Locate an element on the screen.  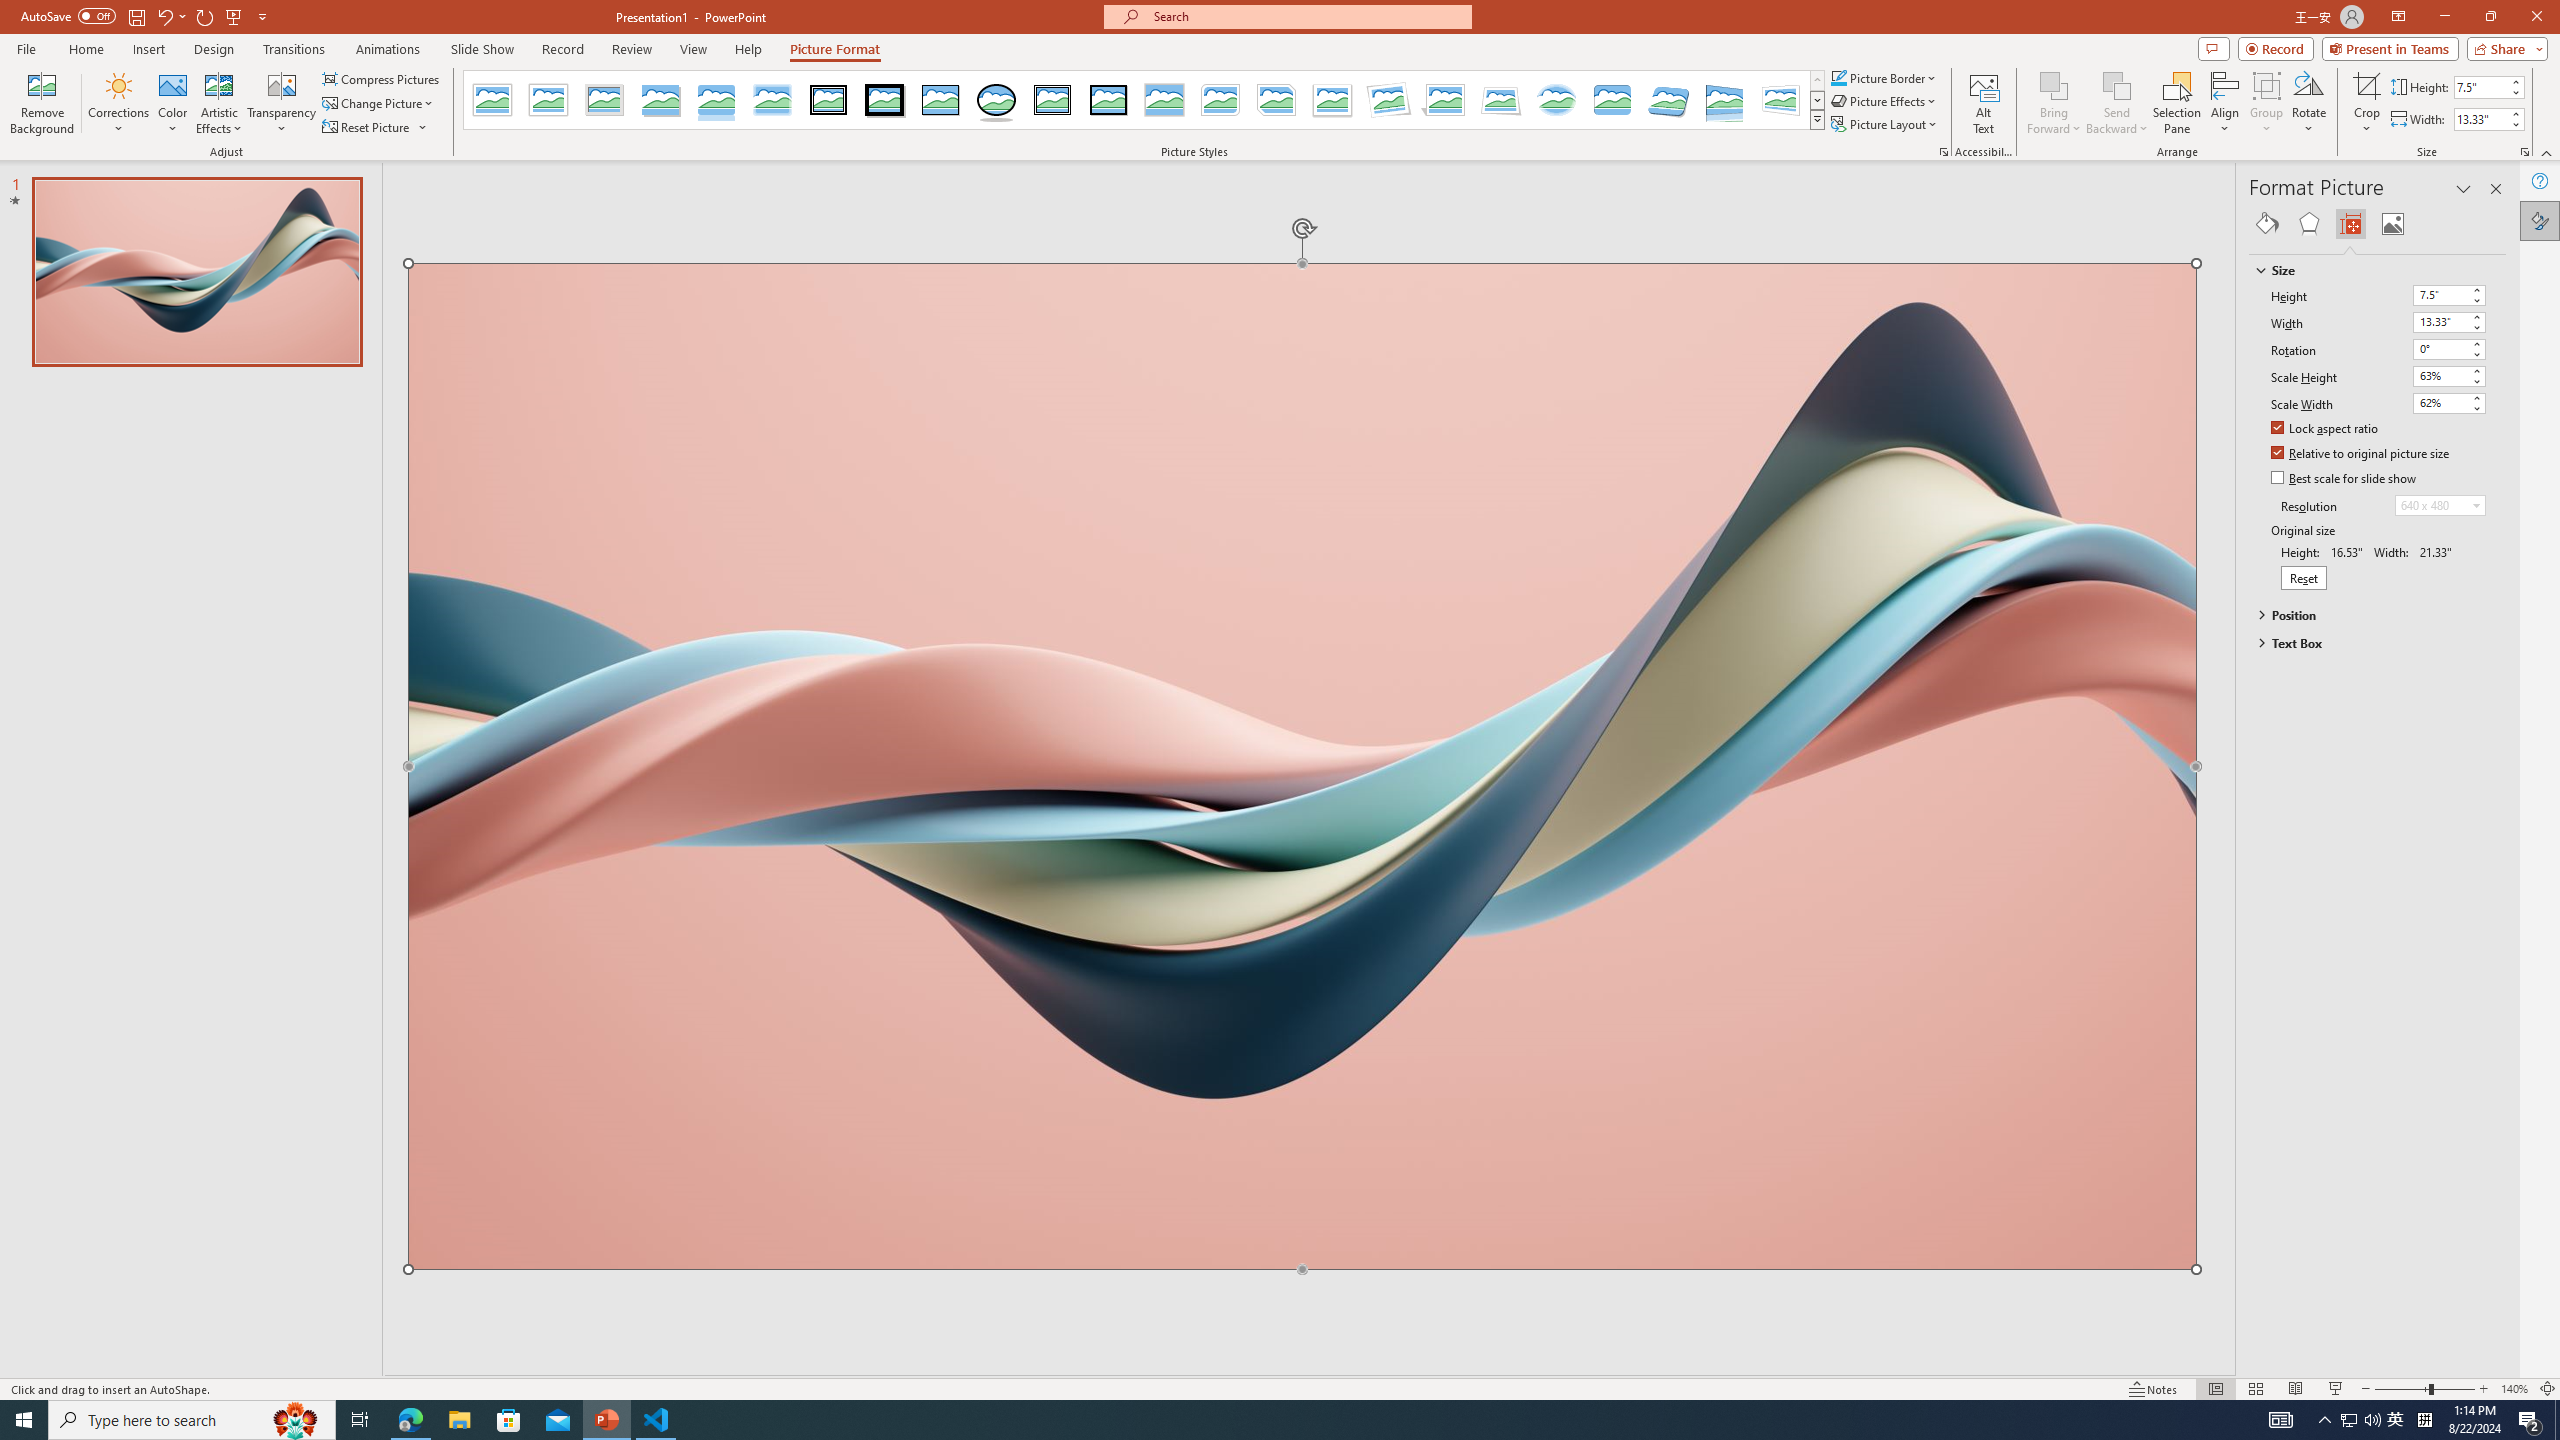
'Scale Width' is located at coordinates (2449, 402).